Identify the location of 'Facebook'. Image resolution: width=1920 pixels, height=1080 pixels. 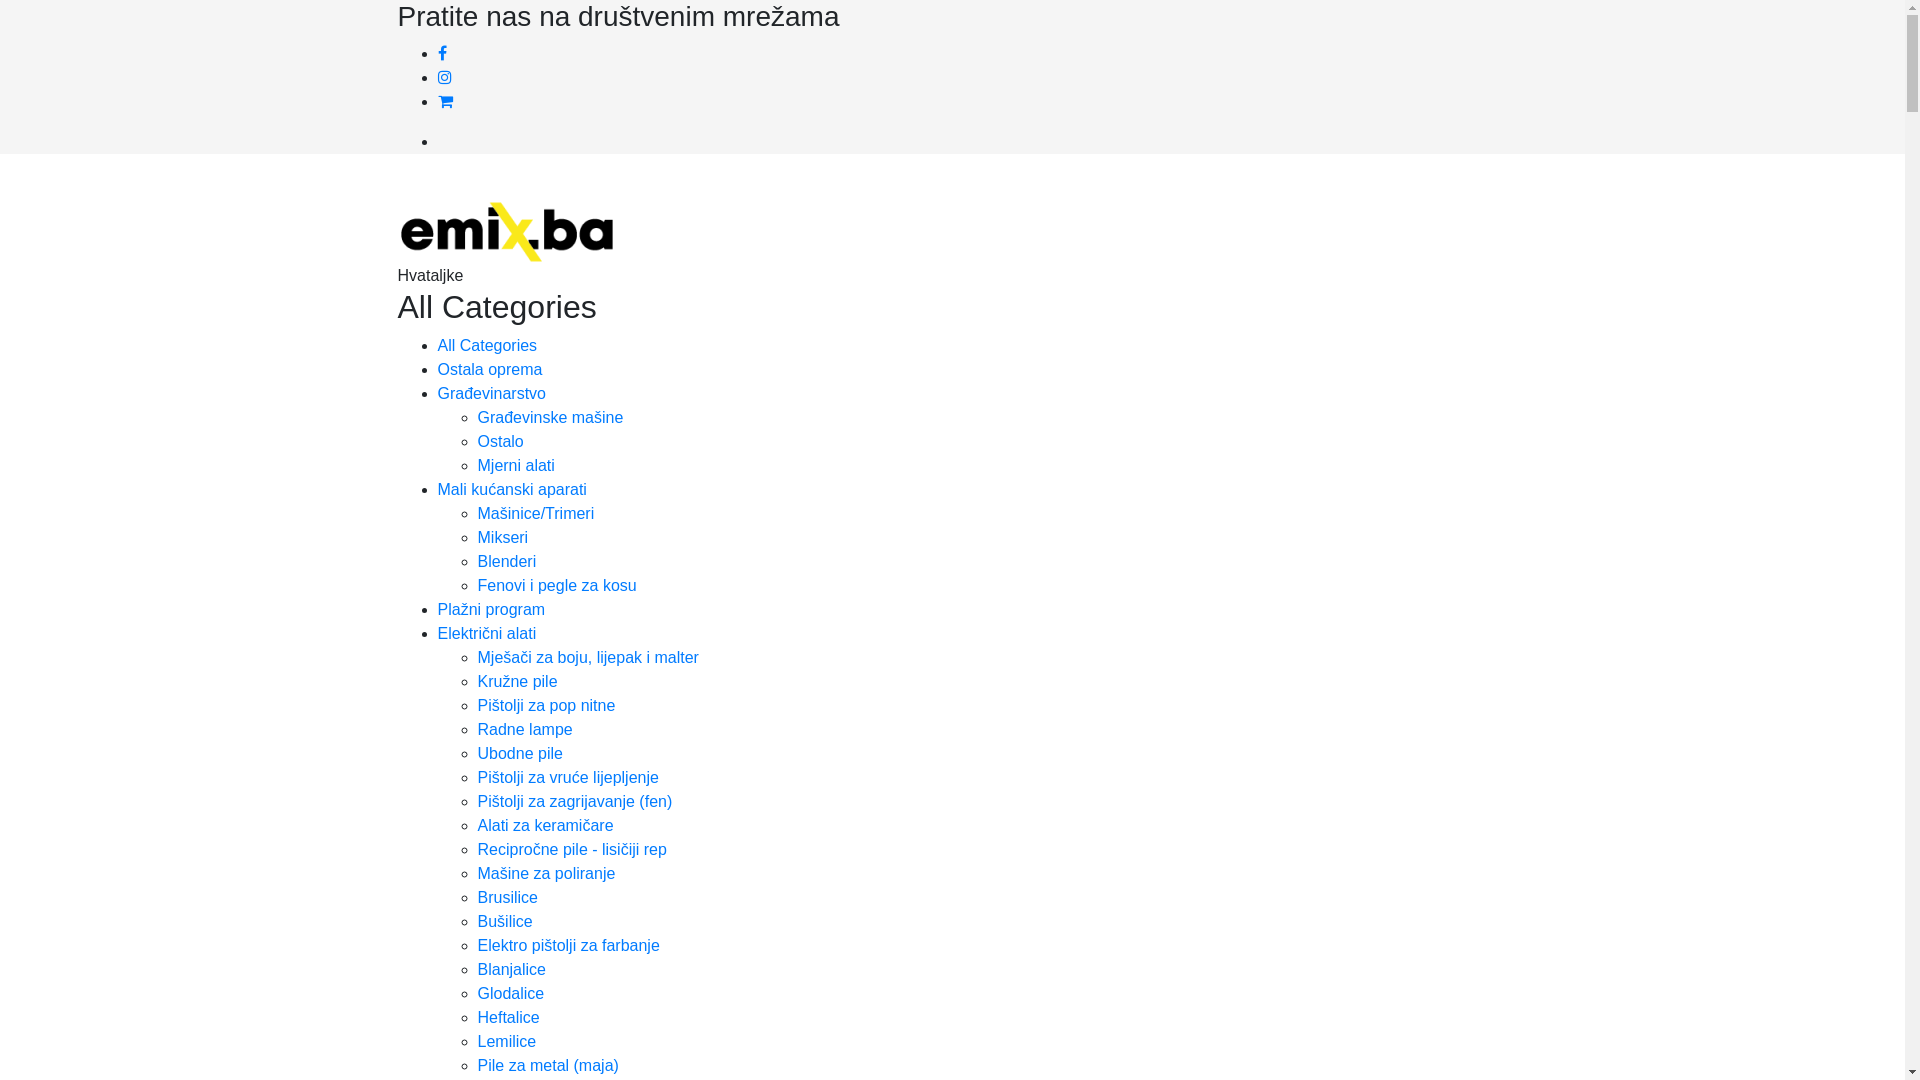
(441, 52).